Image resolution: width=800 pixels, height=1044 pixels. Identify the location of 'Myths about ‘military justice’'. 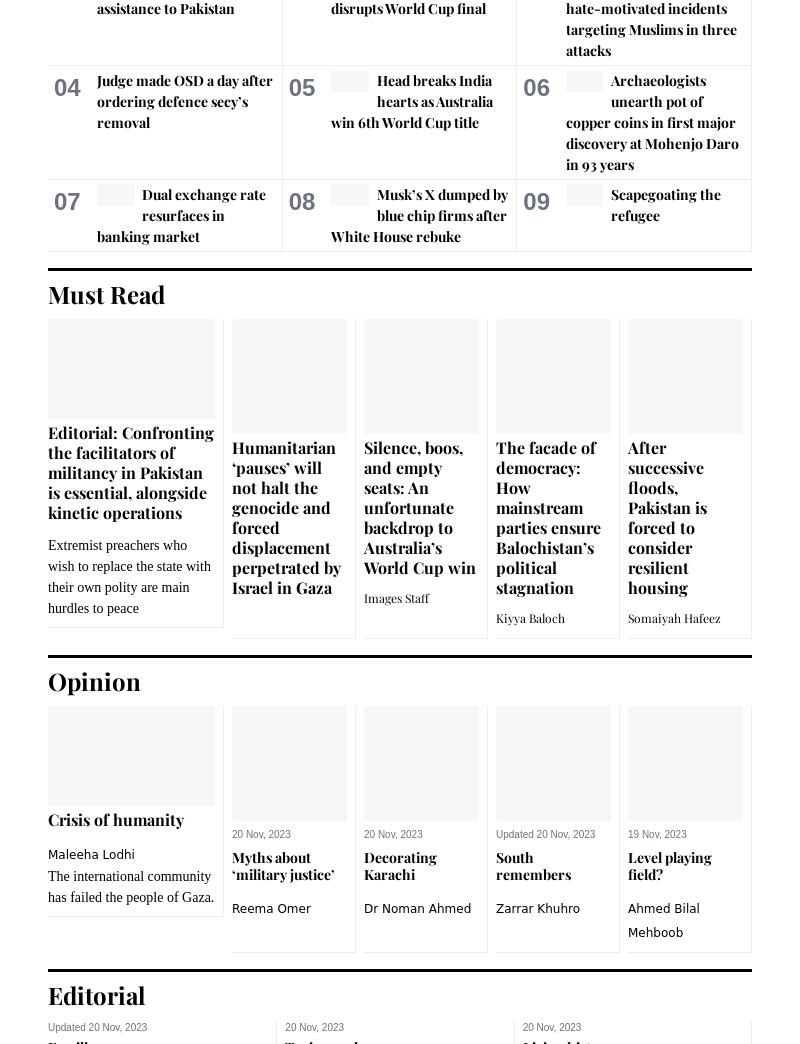
(231, 865).